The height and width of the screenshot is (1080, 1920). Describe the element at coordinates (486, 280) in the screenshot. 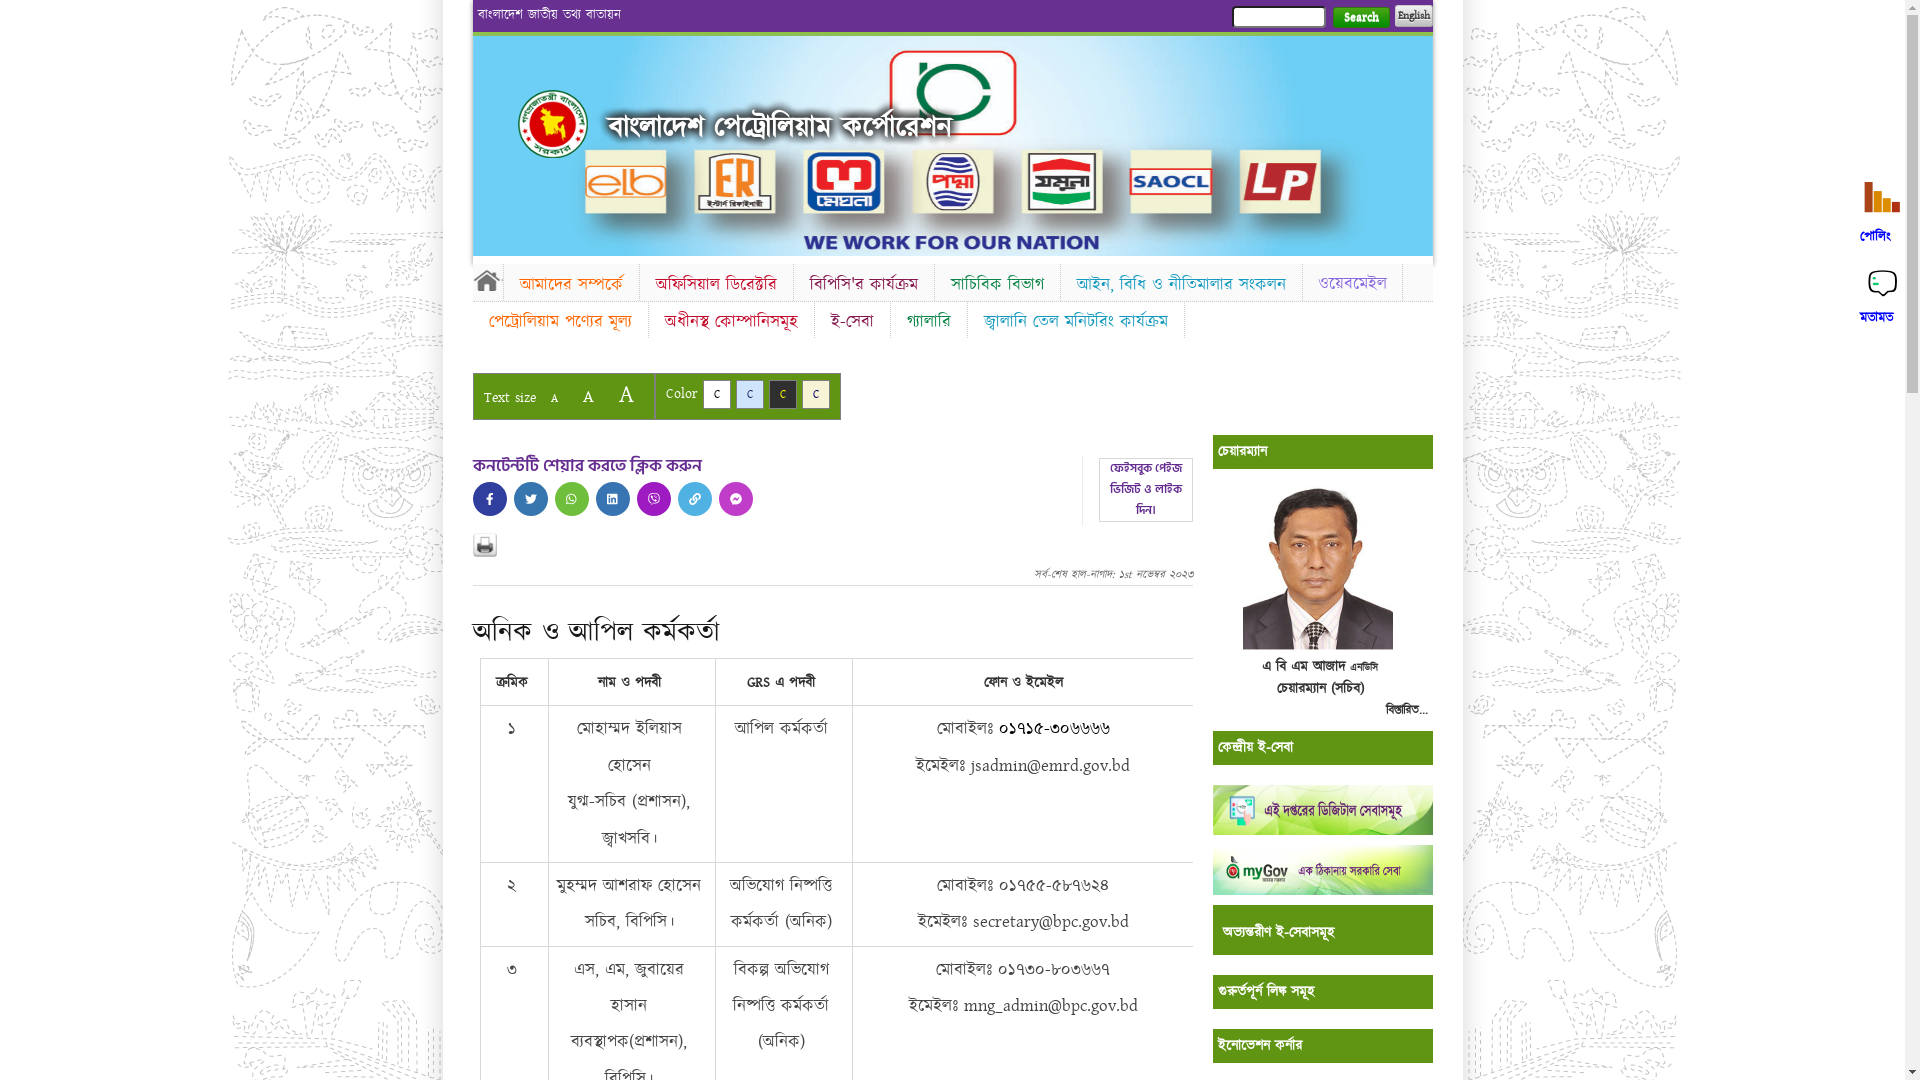

I see `'Home'` at that location.